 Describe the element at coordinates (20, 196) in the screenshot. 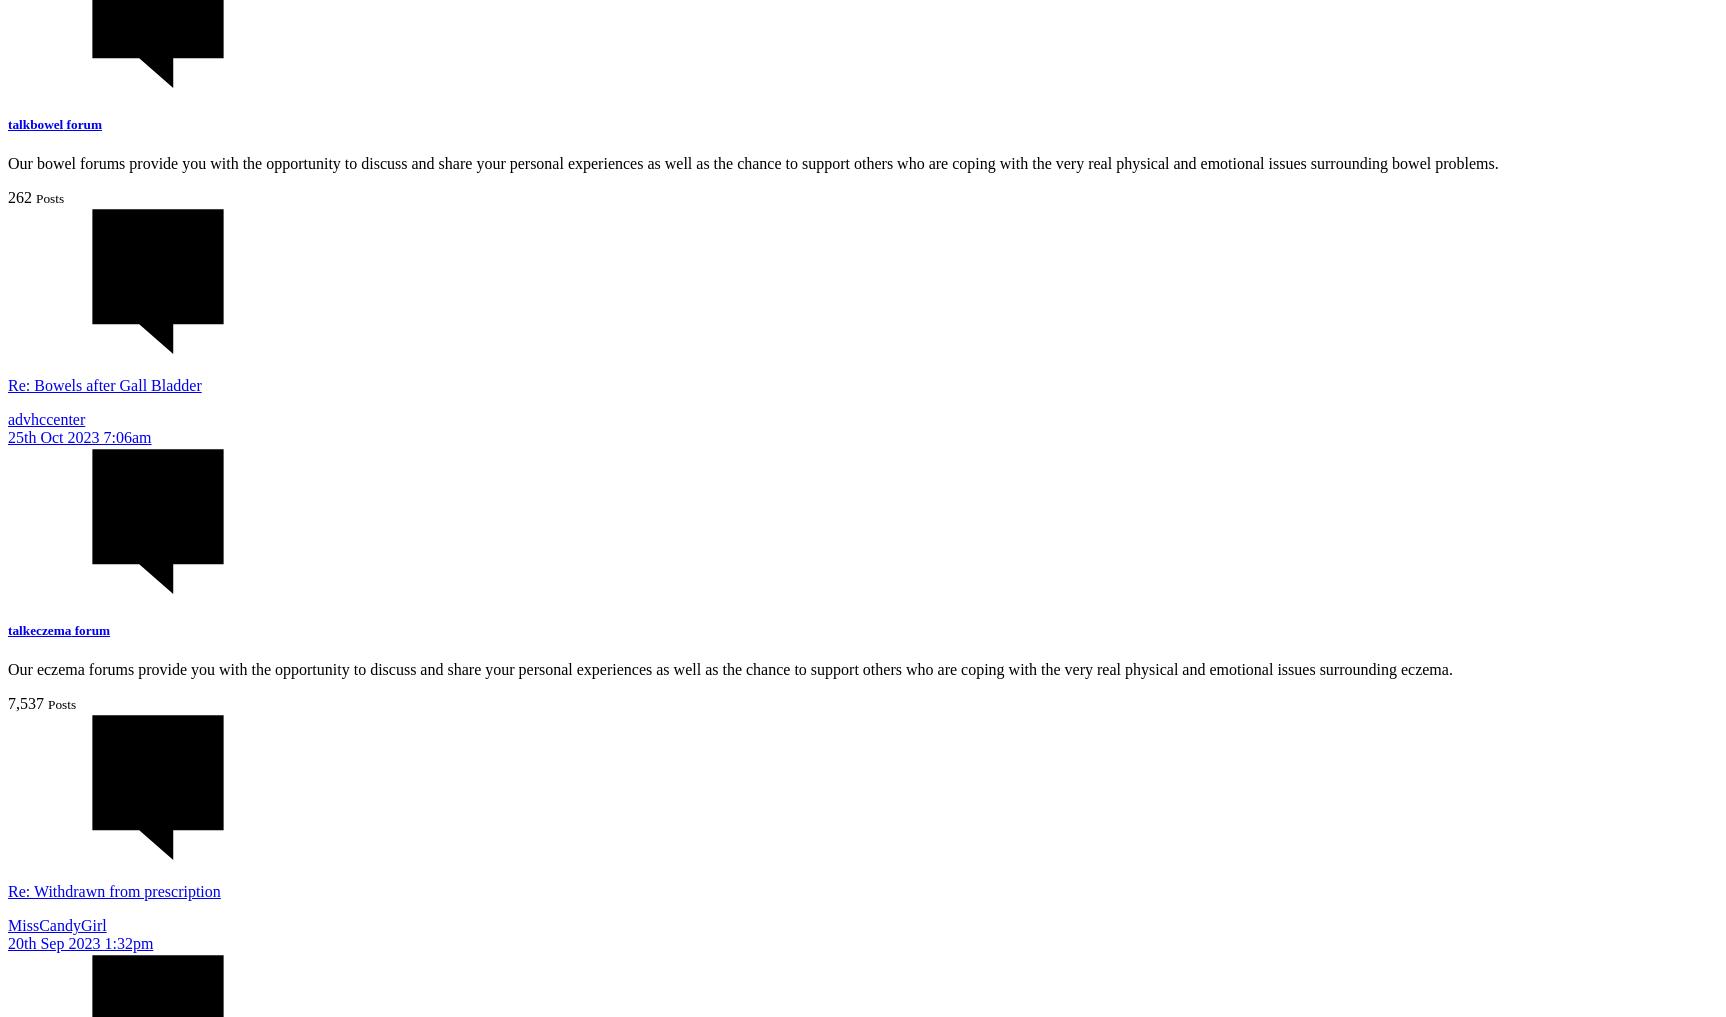

I see `'262'` at that location.